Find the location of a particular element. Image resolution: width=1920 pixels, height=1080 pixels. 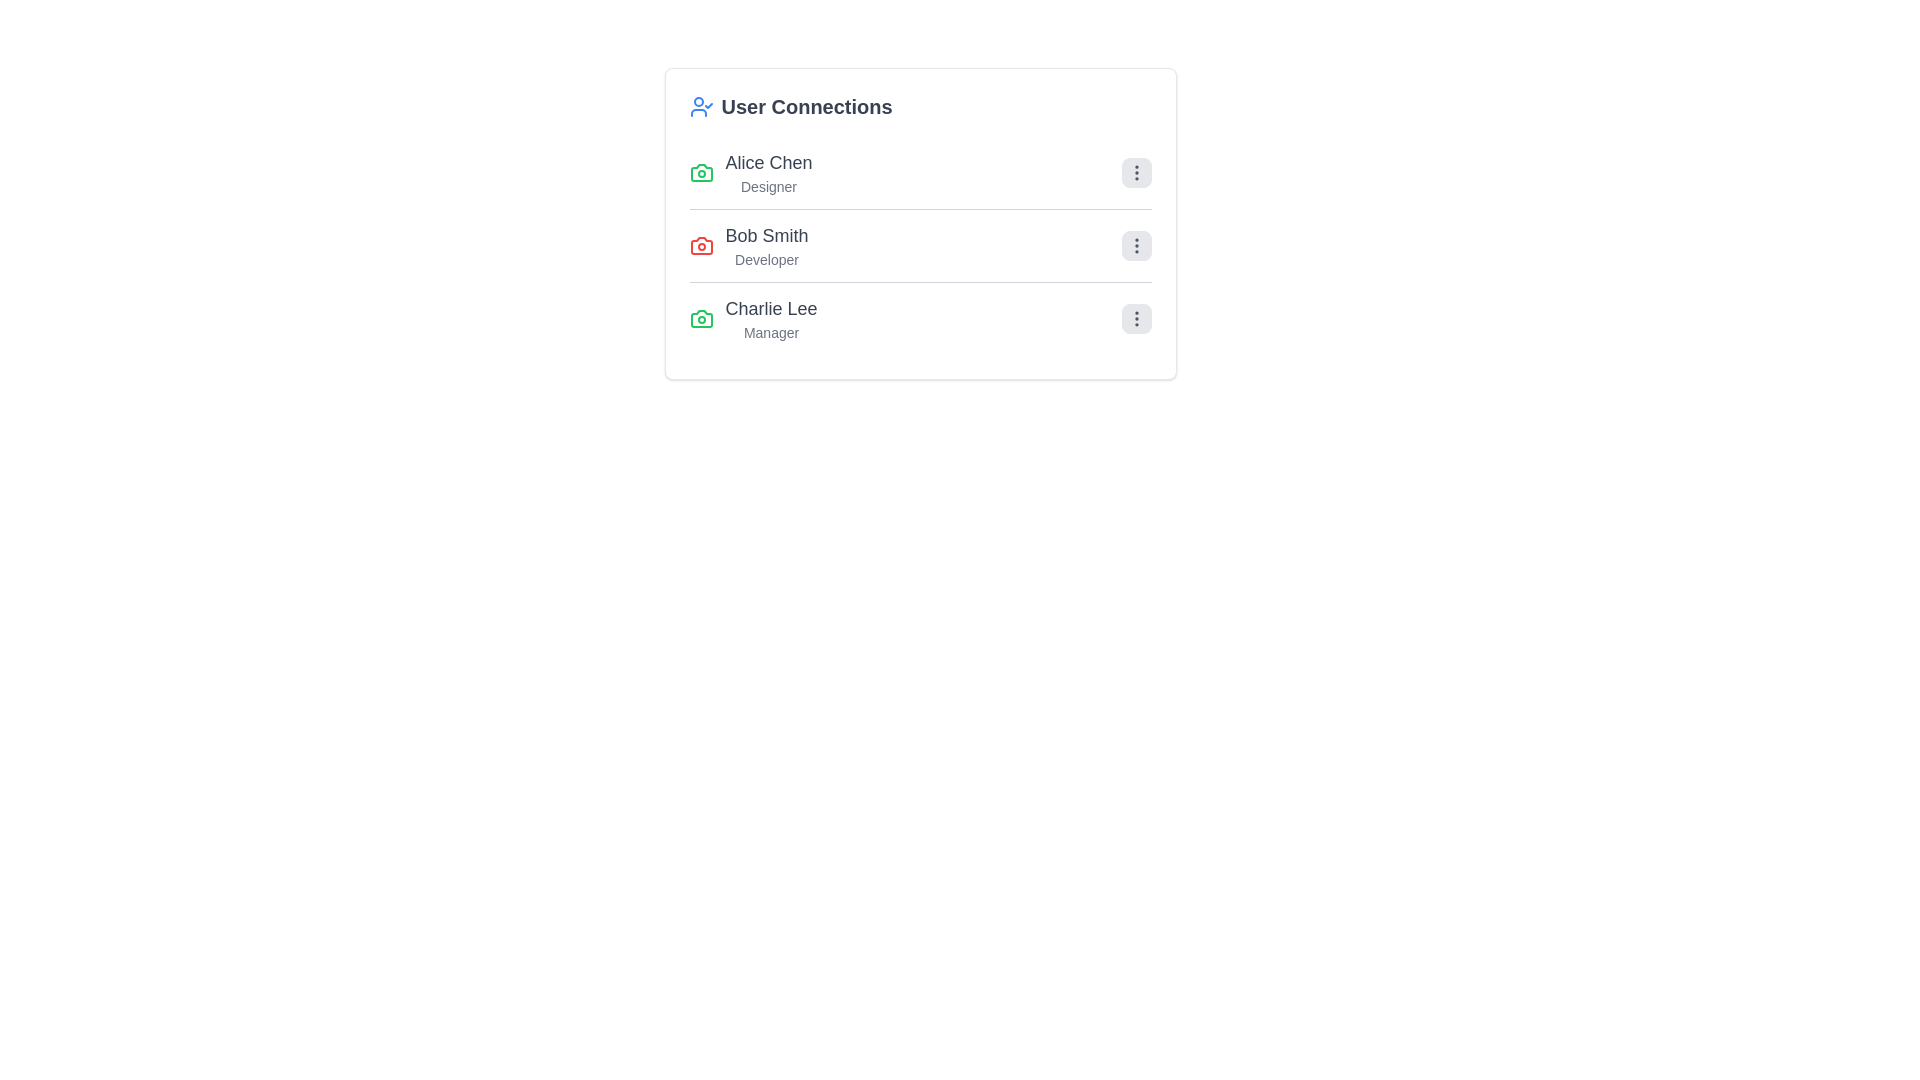

the camera icon associated with Alice Chen's profile information, located to the left of 'Alice Chen Designer' in the 'User Connections' section is located at coordinates (701, 172).